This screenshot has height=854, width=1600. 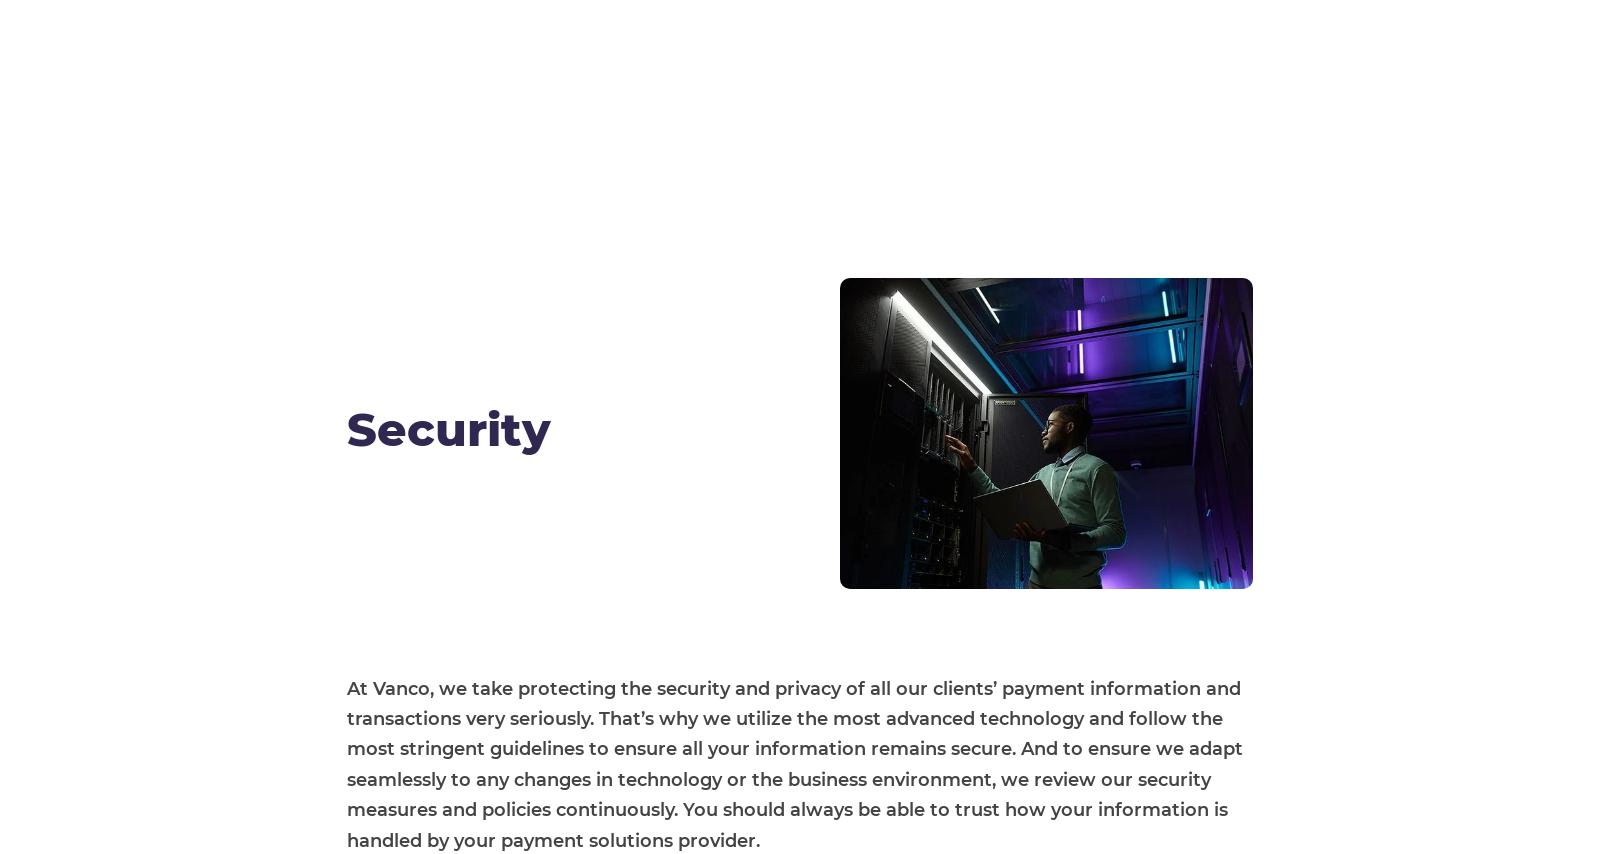 What do you see at coordinates (448, 482) in the screenshot?
I see `'Who We Serve'` at bounding box center [448, 482].